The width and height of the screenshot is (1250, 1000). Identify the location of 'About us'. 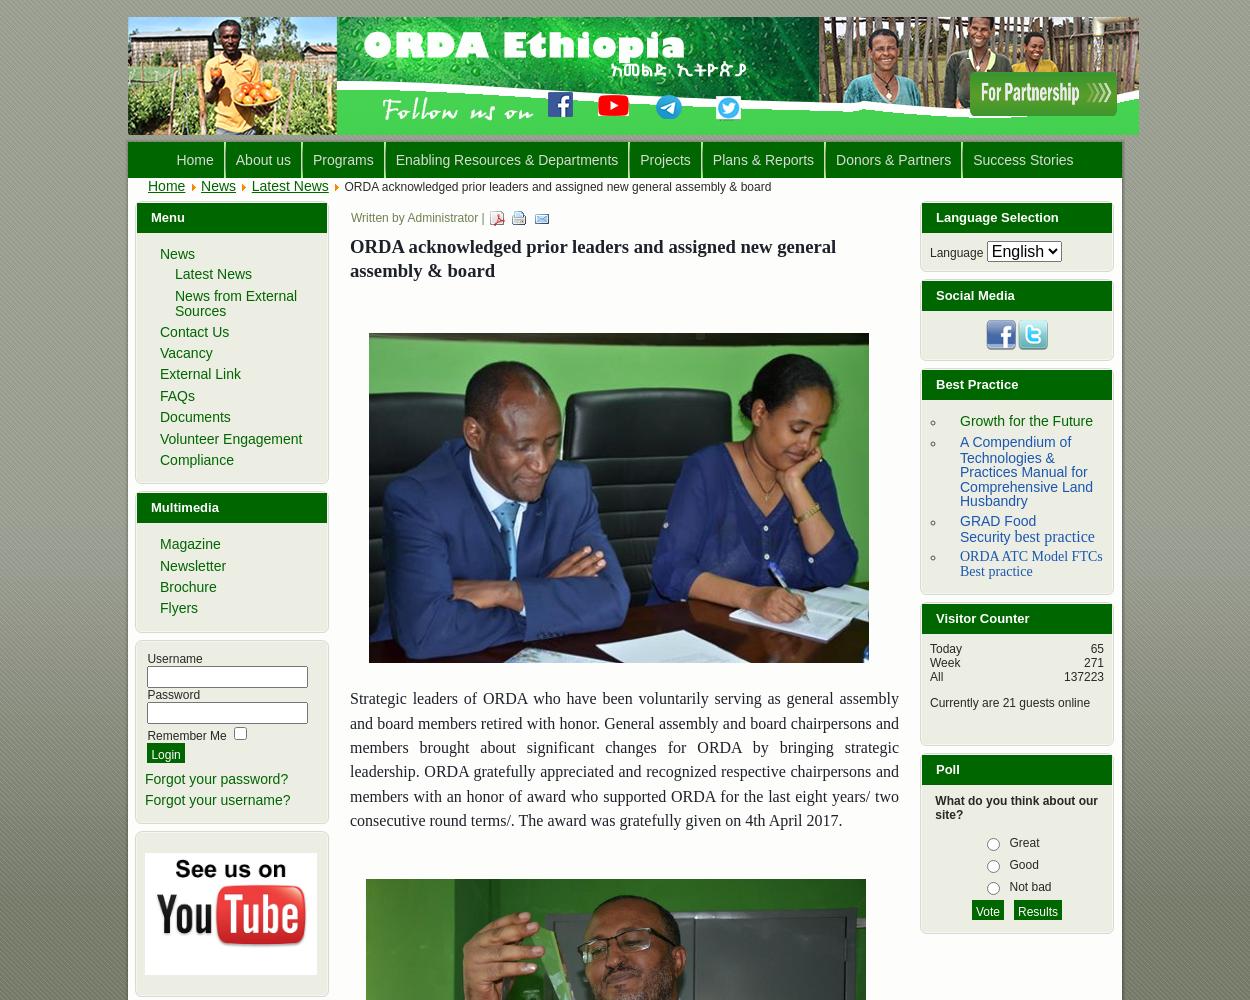
(263, 160).